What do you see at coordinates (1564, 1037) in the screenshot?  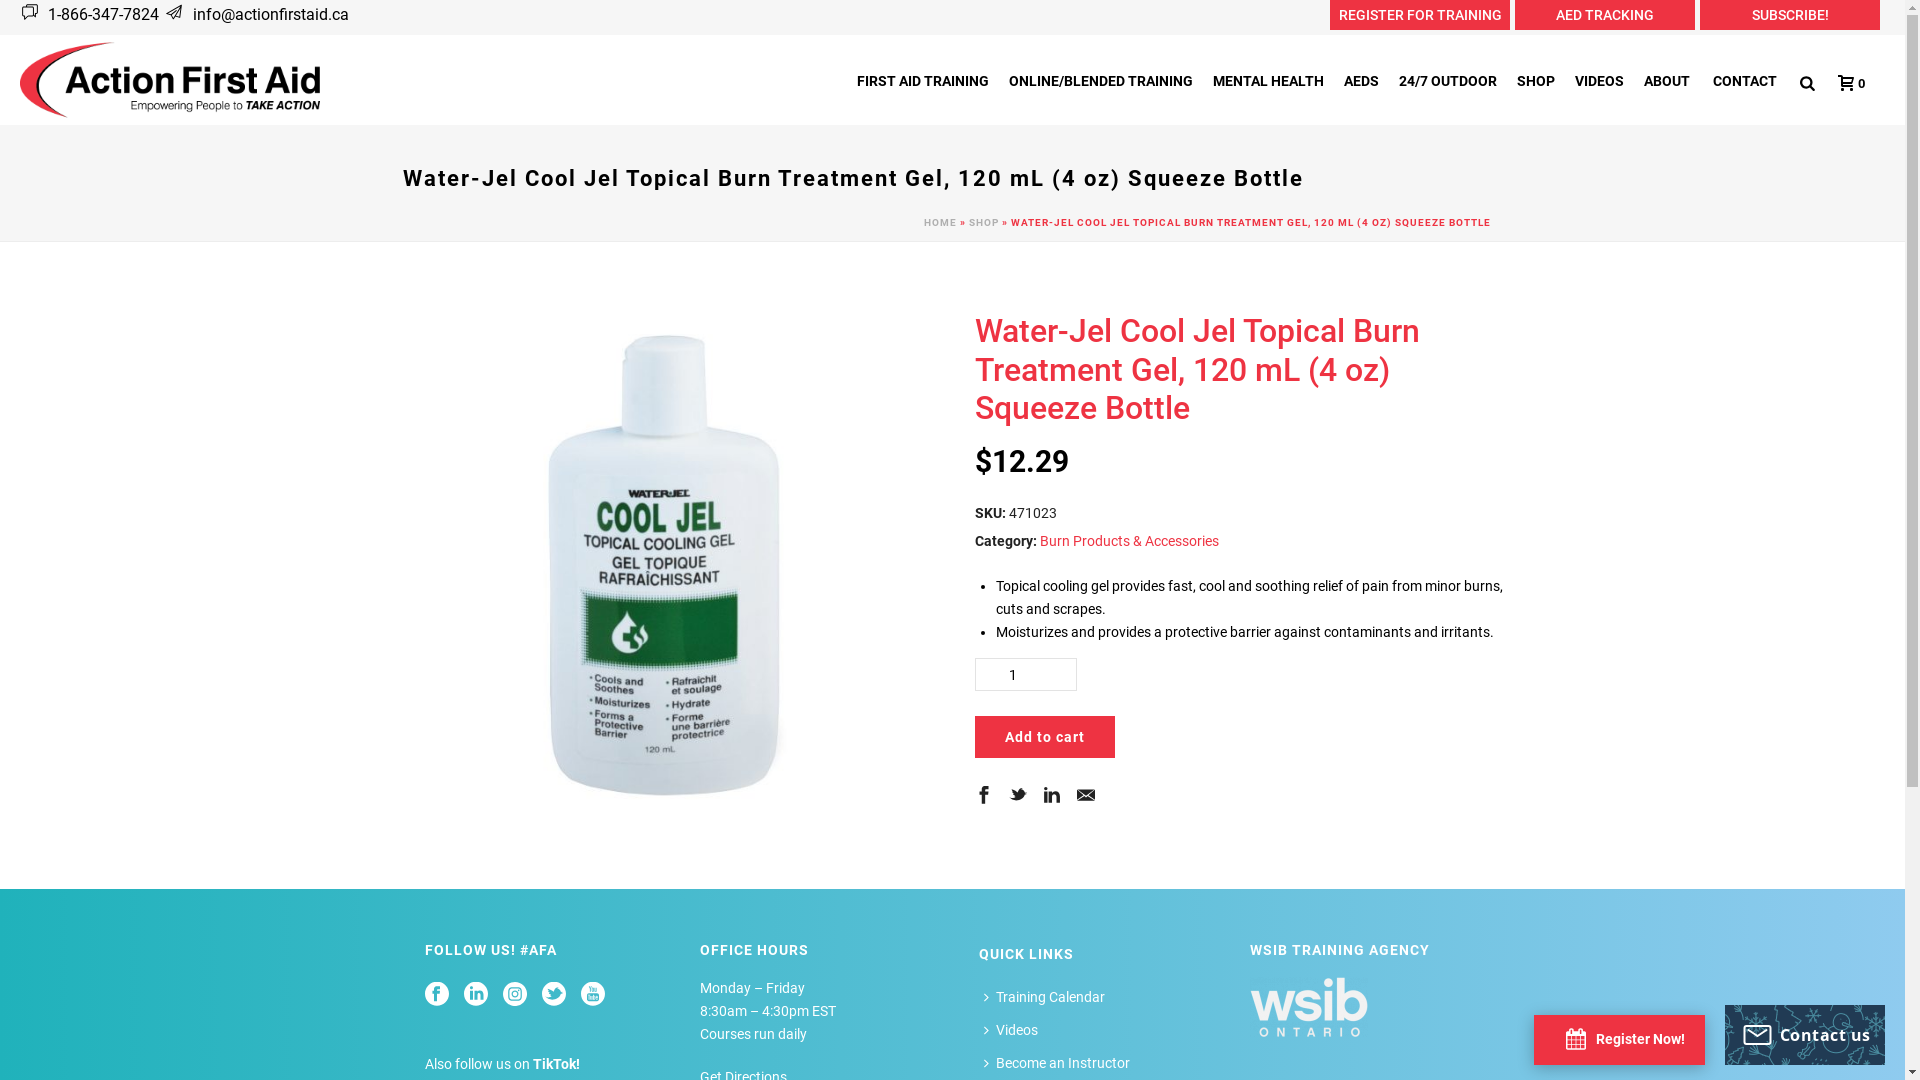 I see `'Register Now!'` at bounding box center [1564, 1037].